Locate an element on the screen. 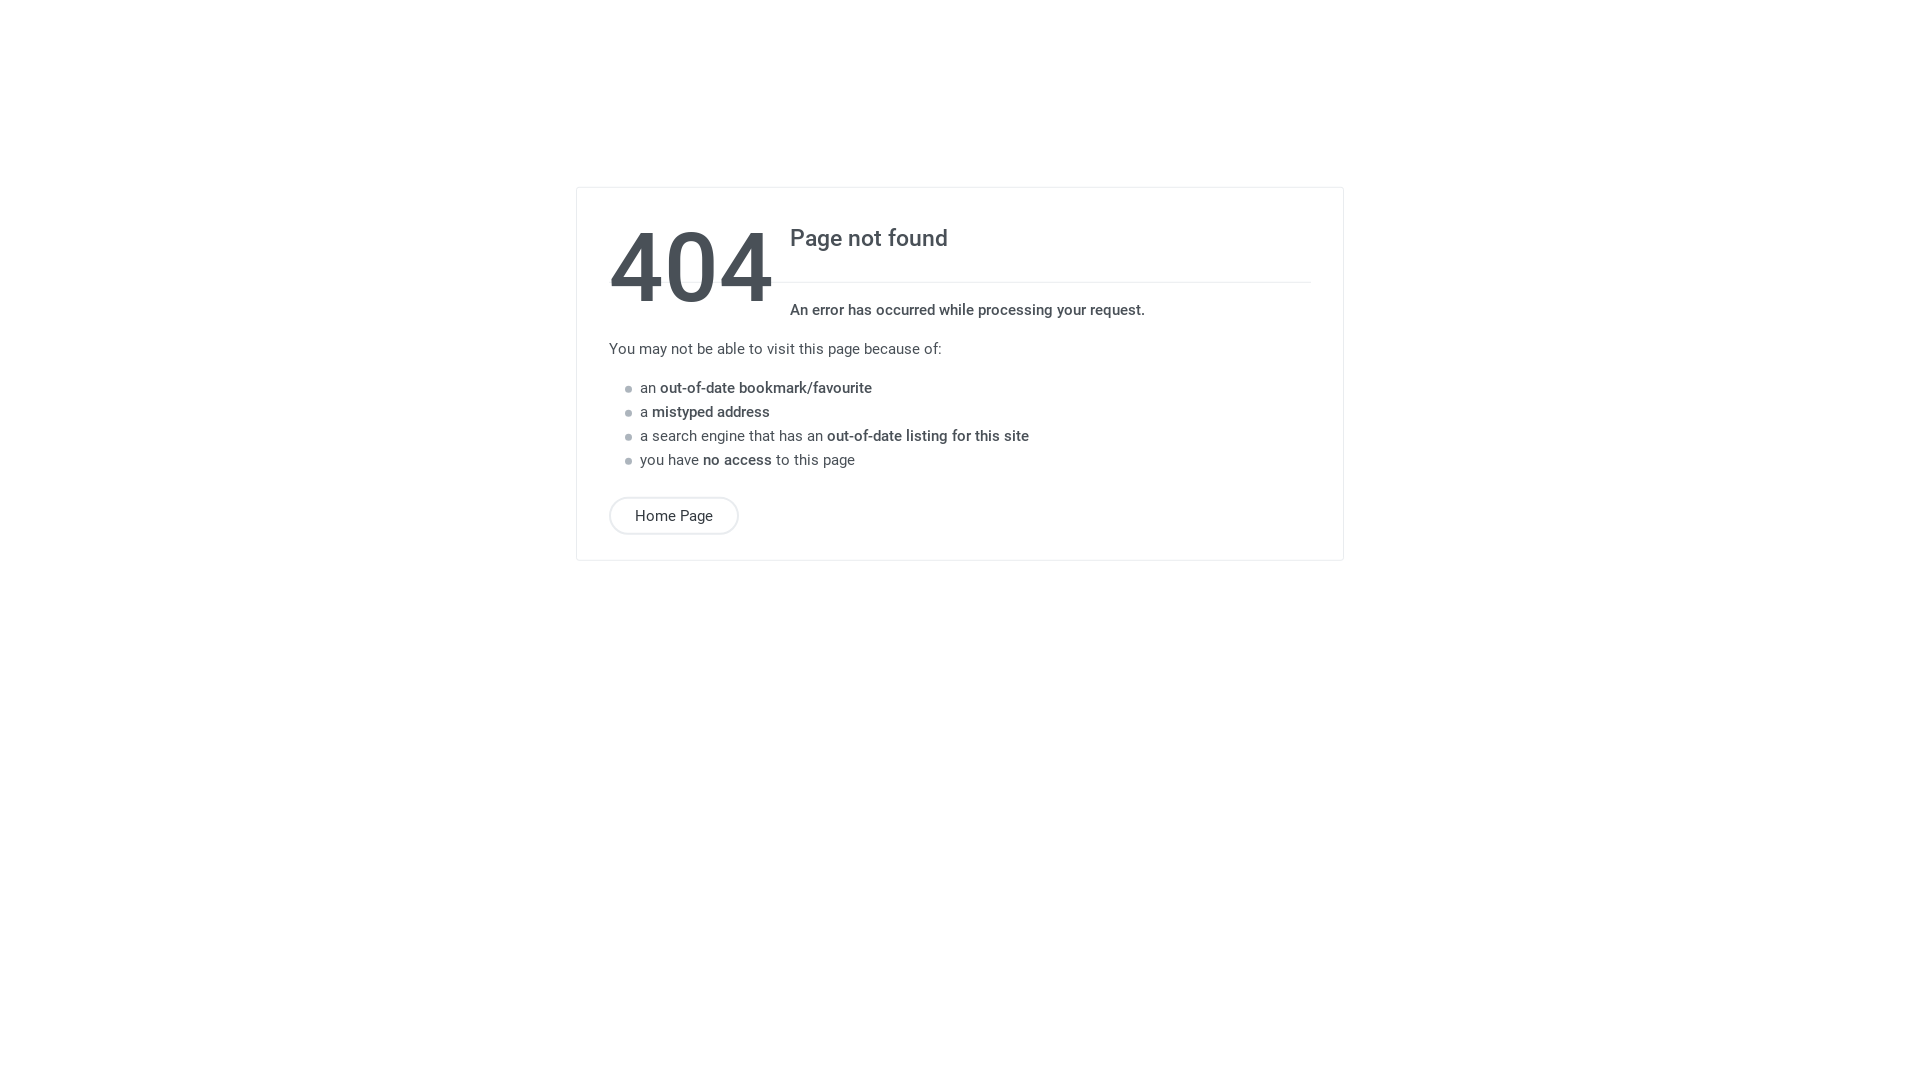 The width and height of the screenshot is (1920, 1080). 'Home Page' is located at coordinates (673, 514).